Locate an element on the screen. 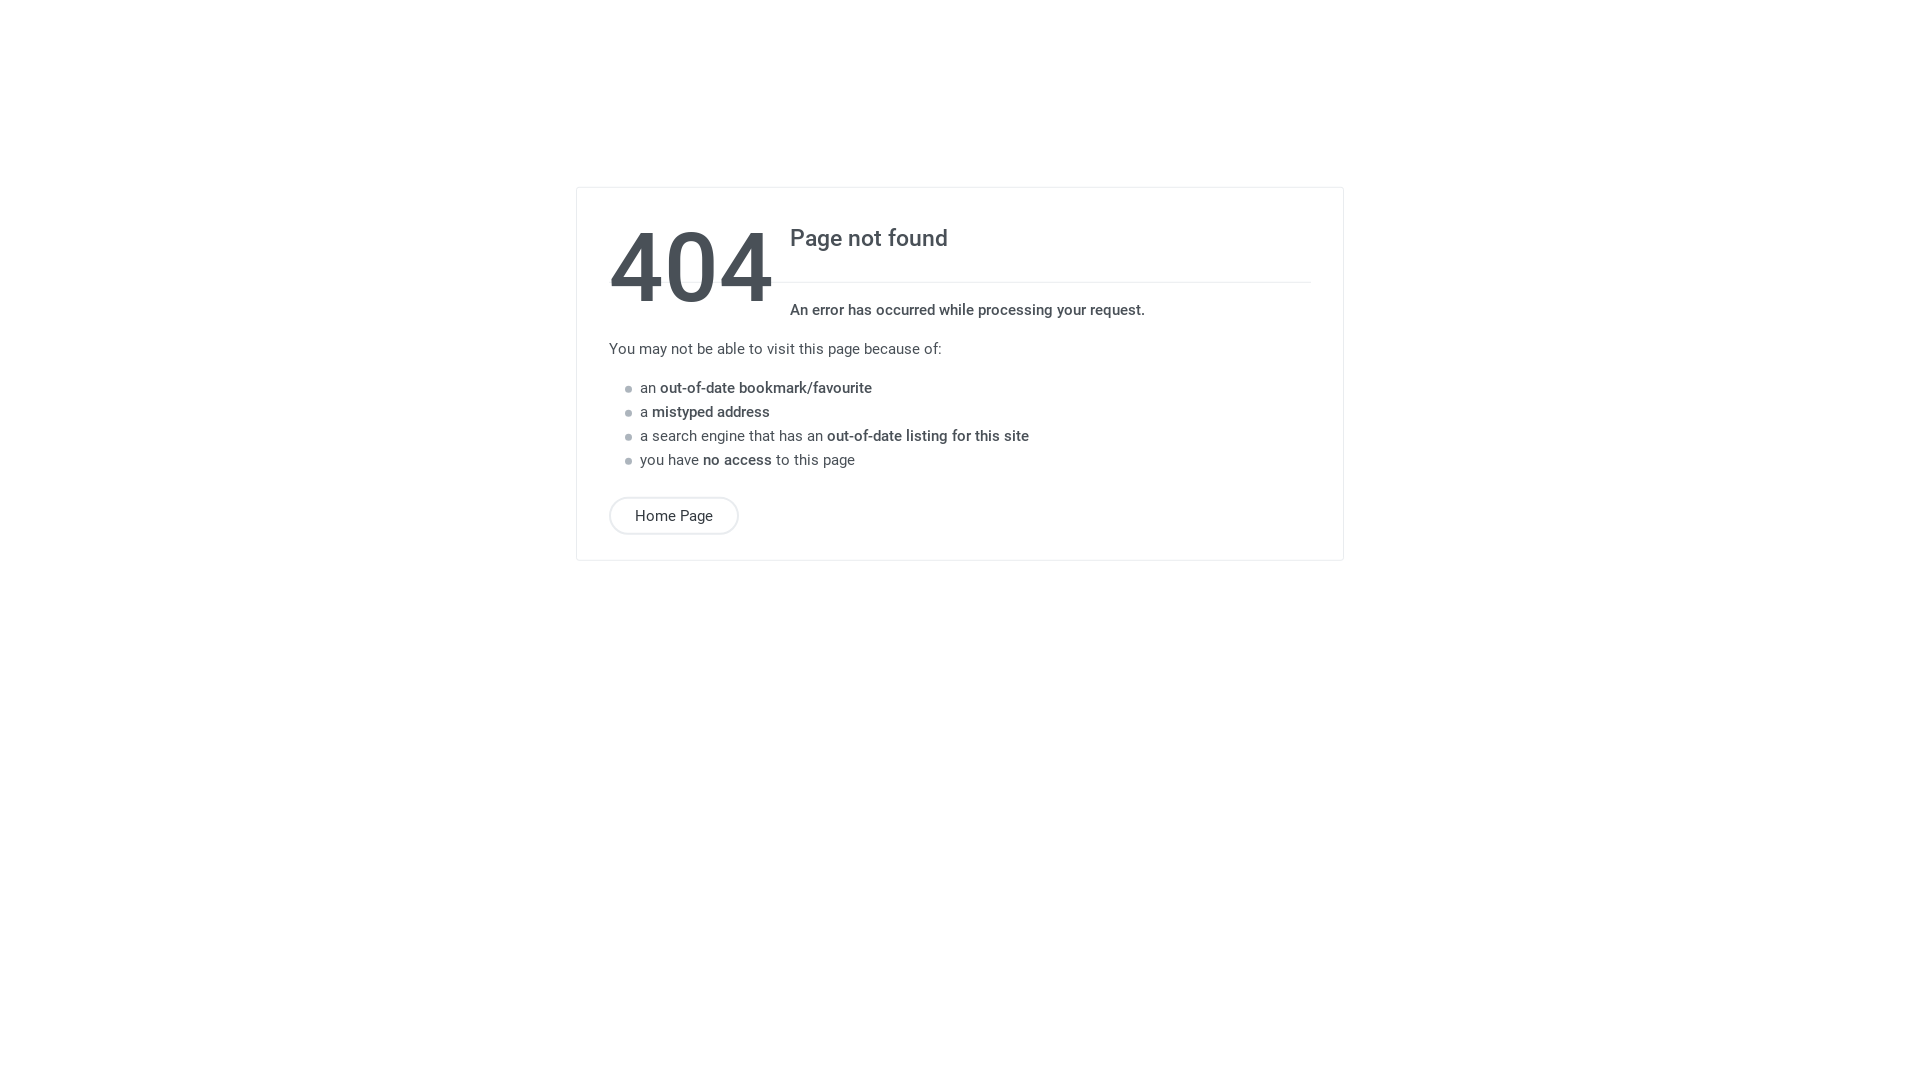 The width and height of the screenshot is (1920, 1080). 'Home Page' is located at coordinates (673, 514).